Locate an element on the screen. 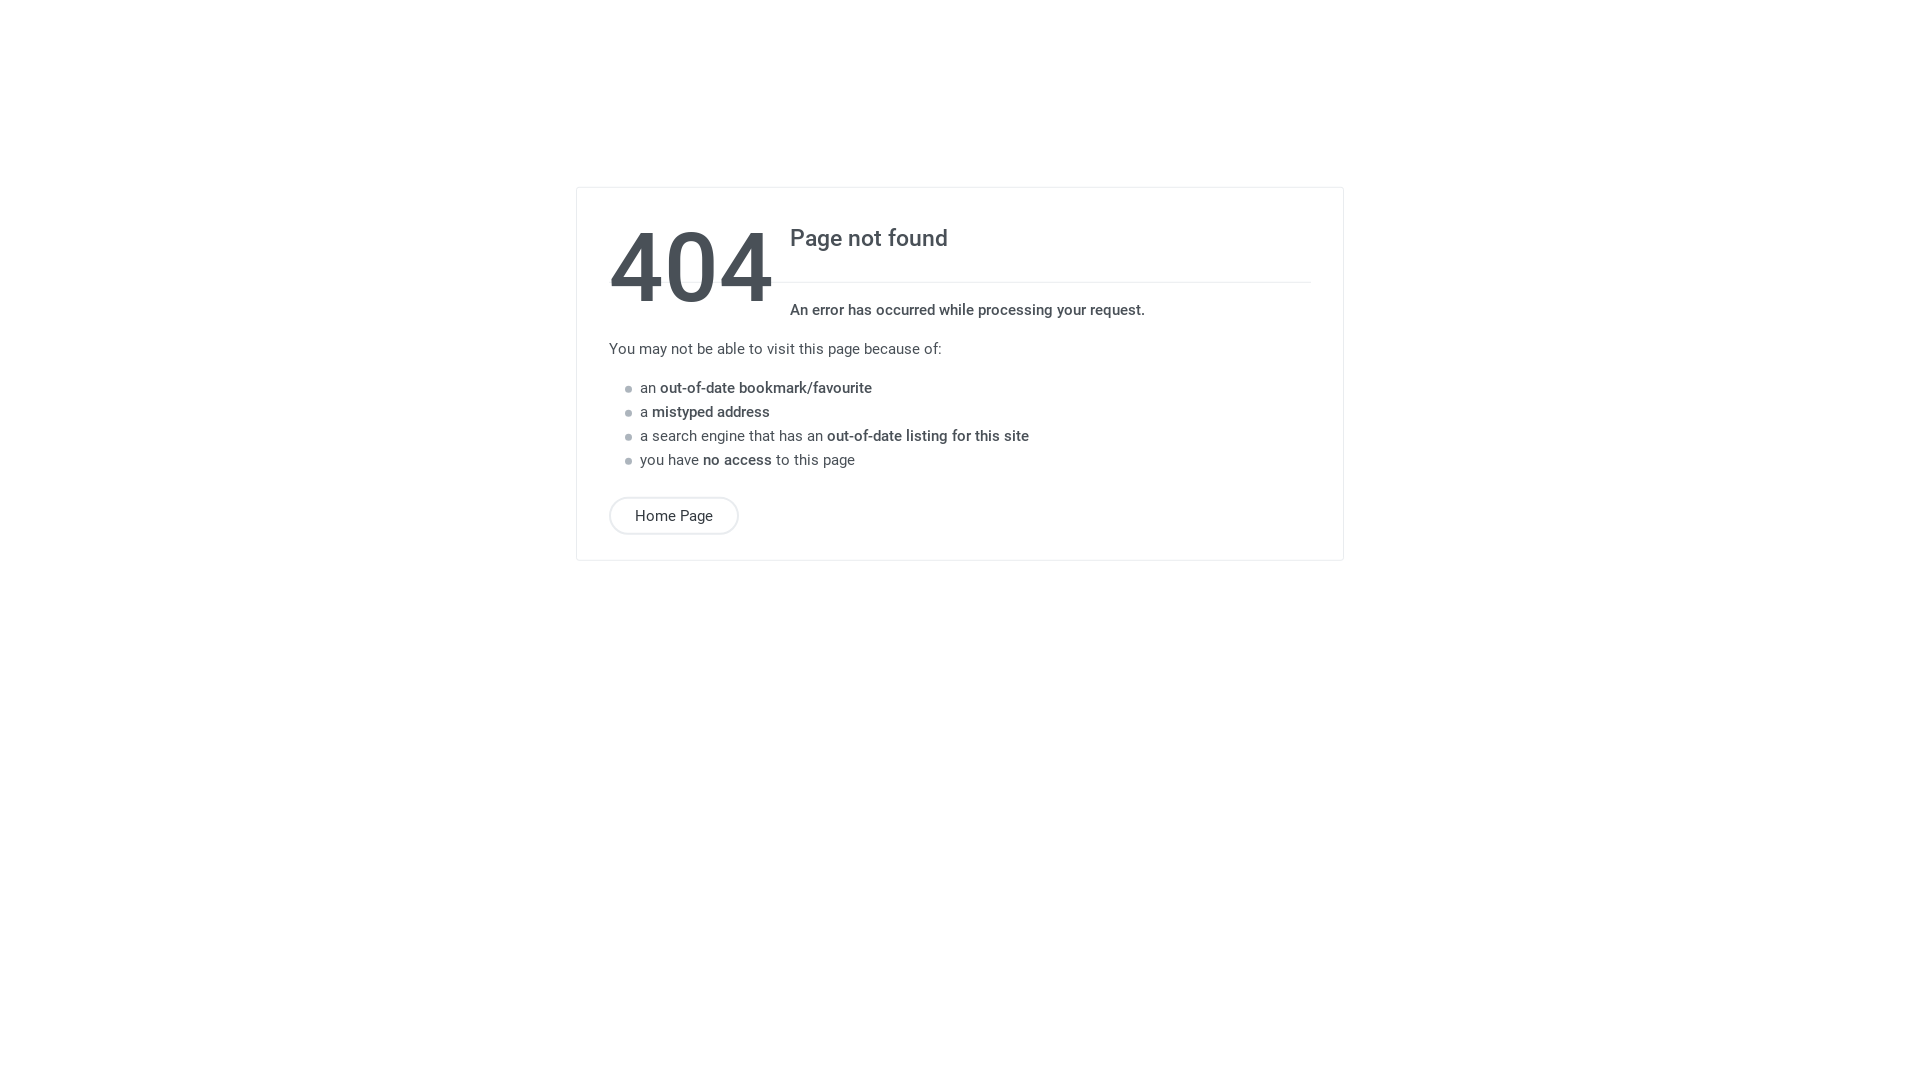 The width and height of the screenshot is (1920, 1080). 'Home Page' is located at coordinates (673, 514).